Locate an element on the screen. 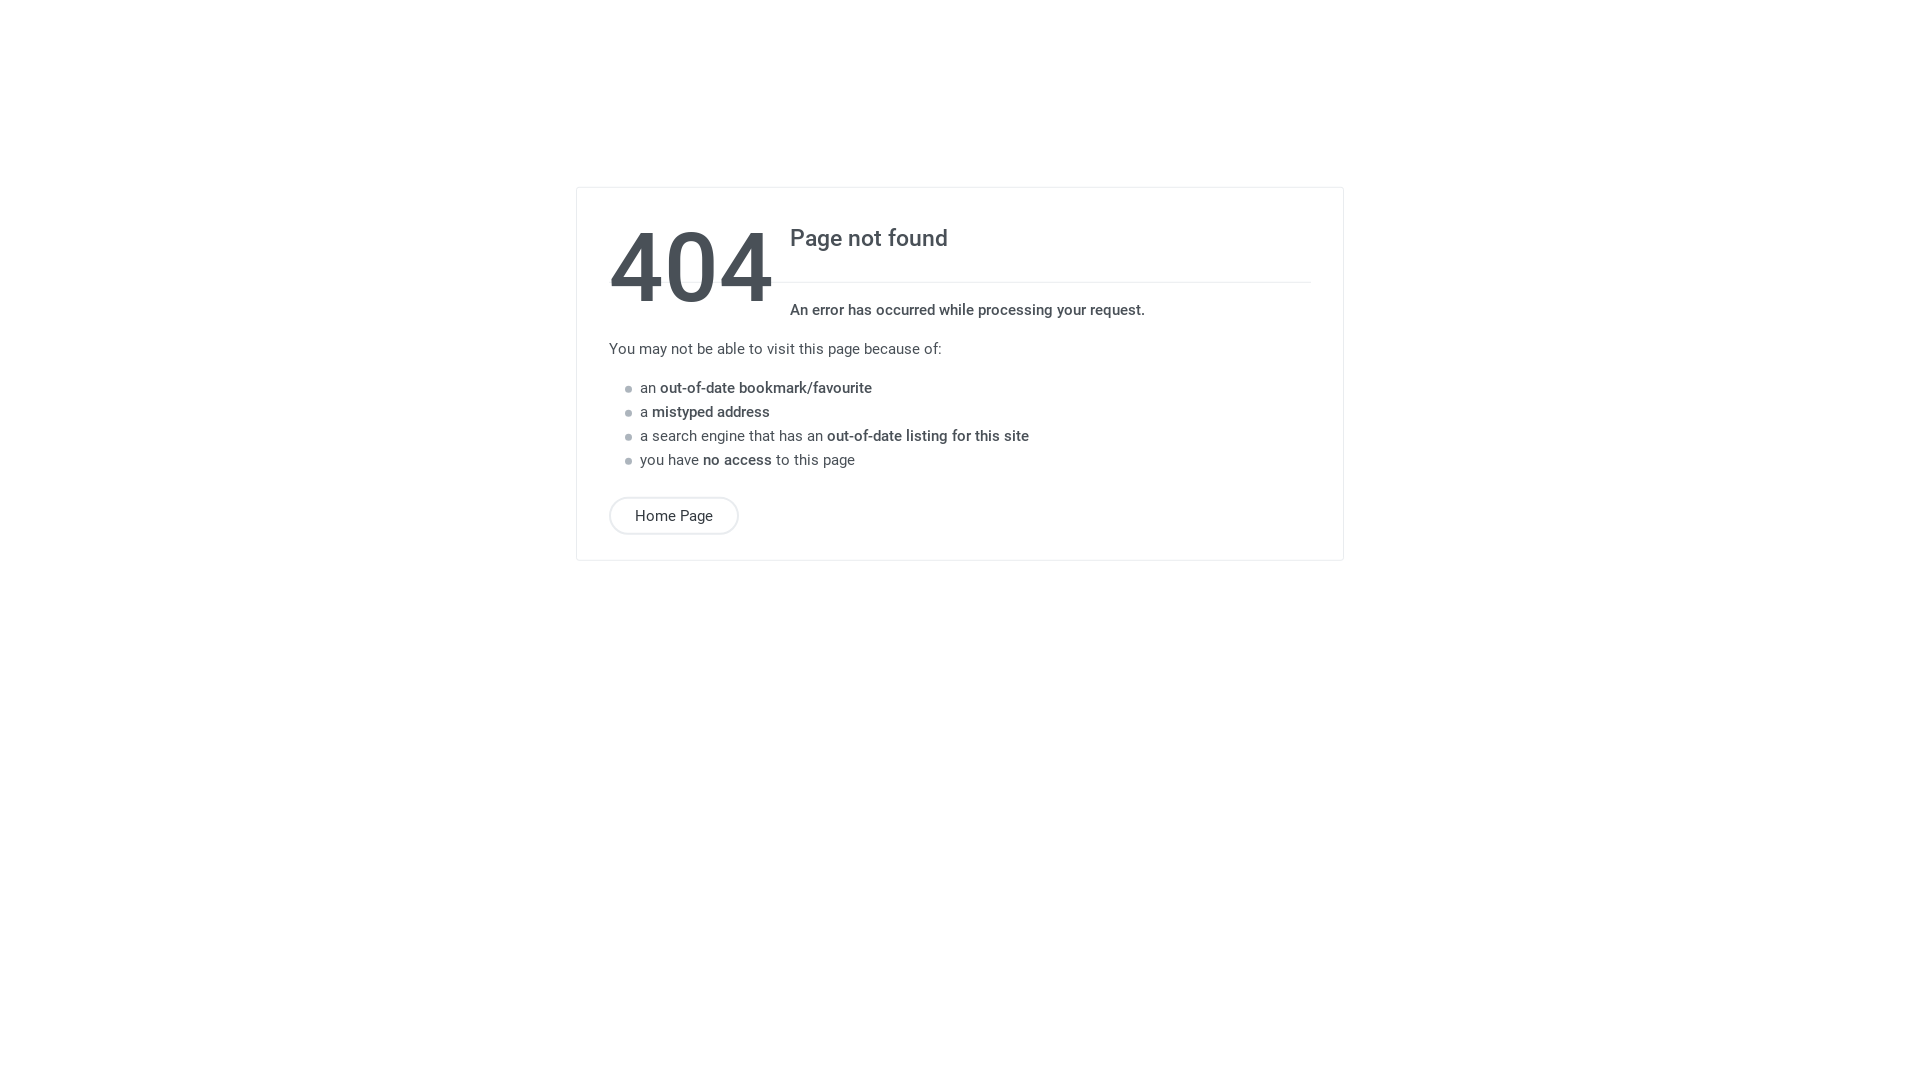 The width and height of the screenshot is (1920, 1080). 'Home Page' is located at coordinates (673, 514).